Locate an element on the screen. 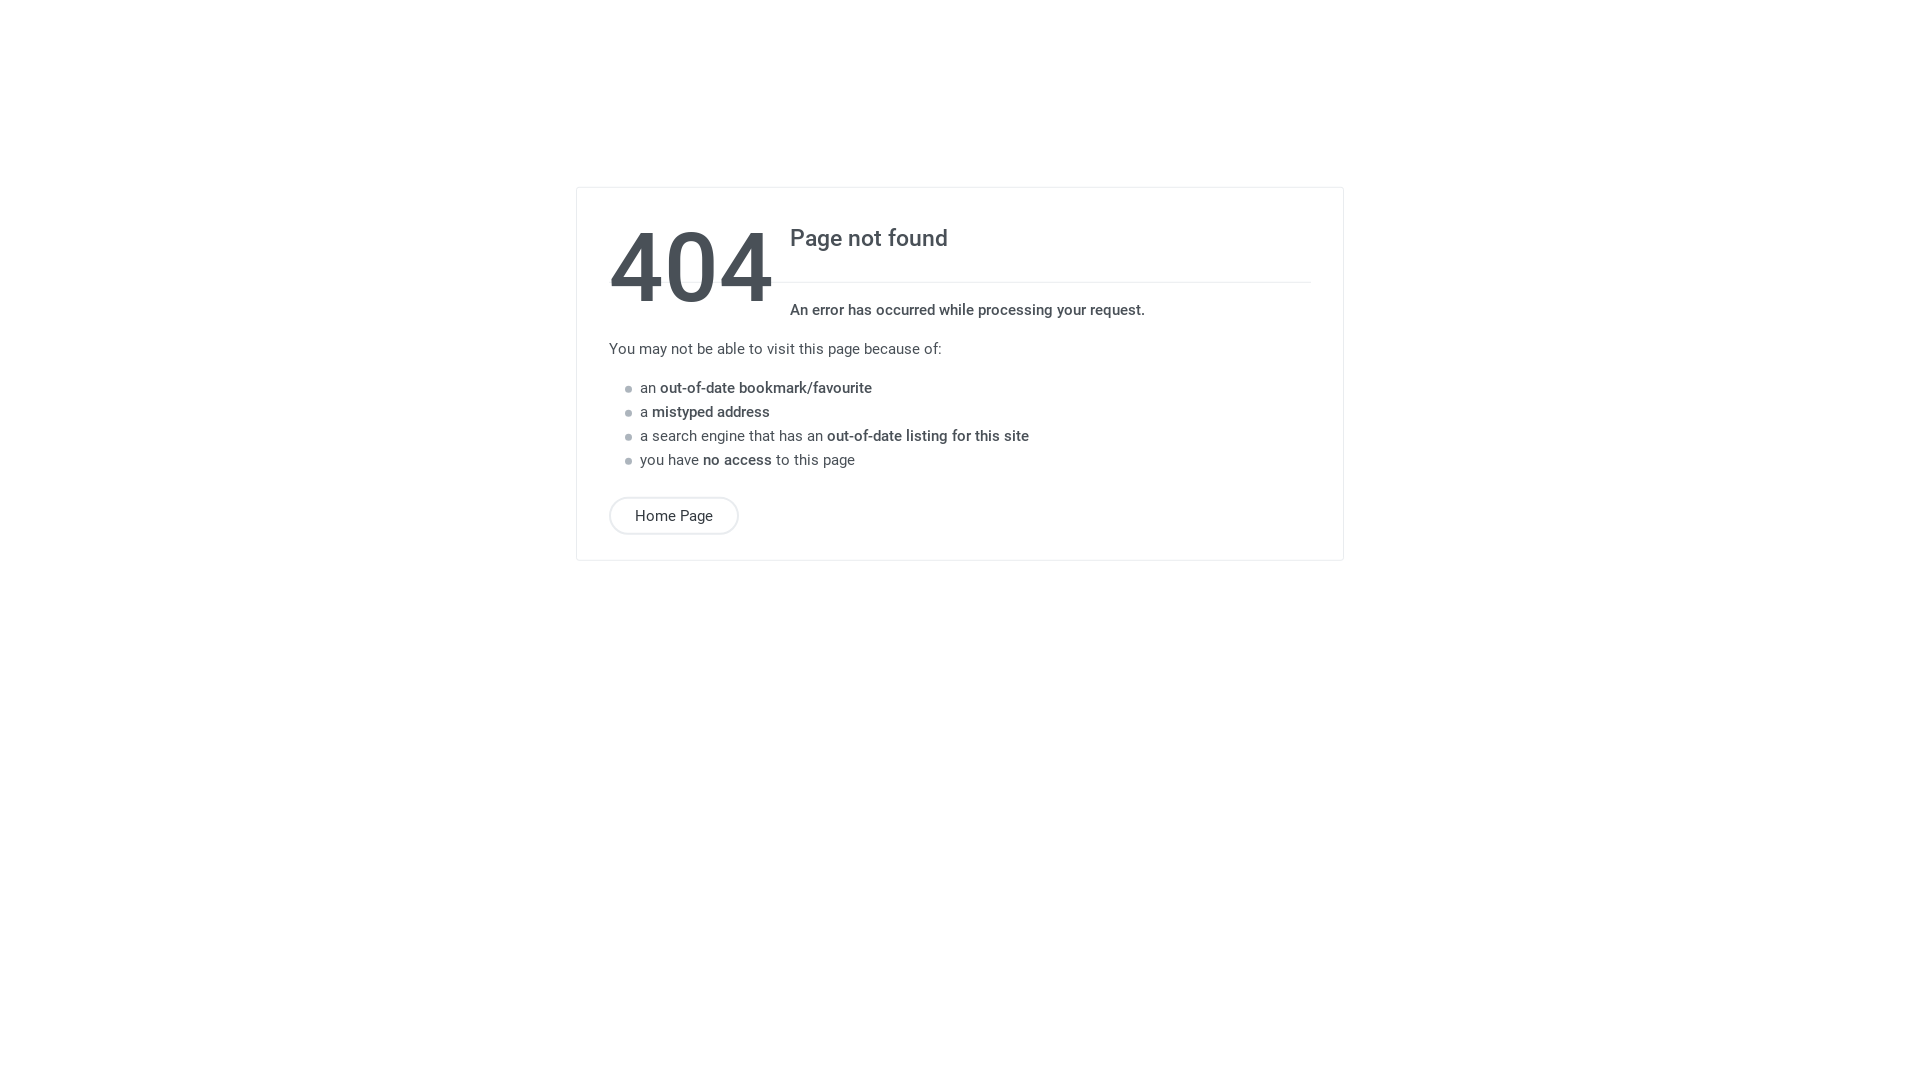 The width and height of the screenshot is (1920, 1080). 'Home Page' is located at coordinates (673, 514).